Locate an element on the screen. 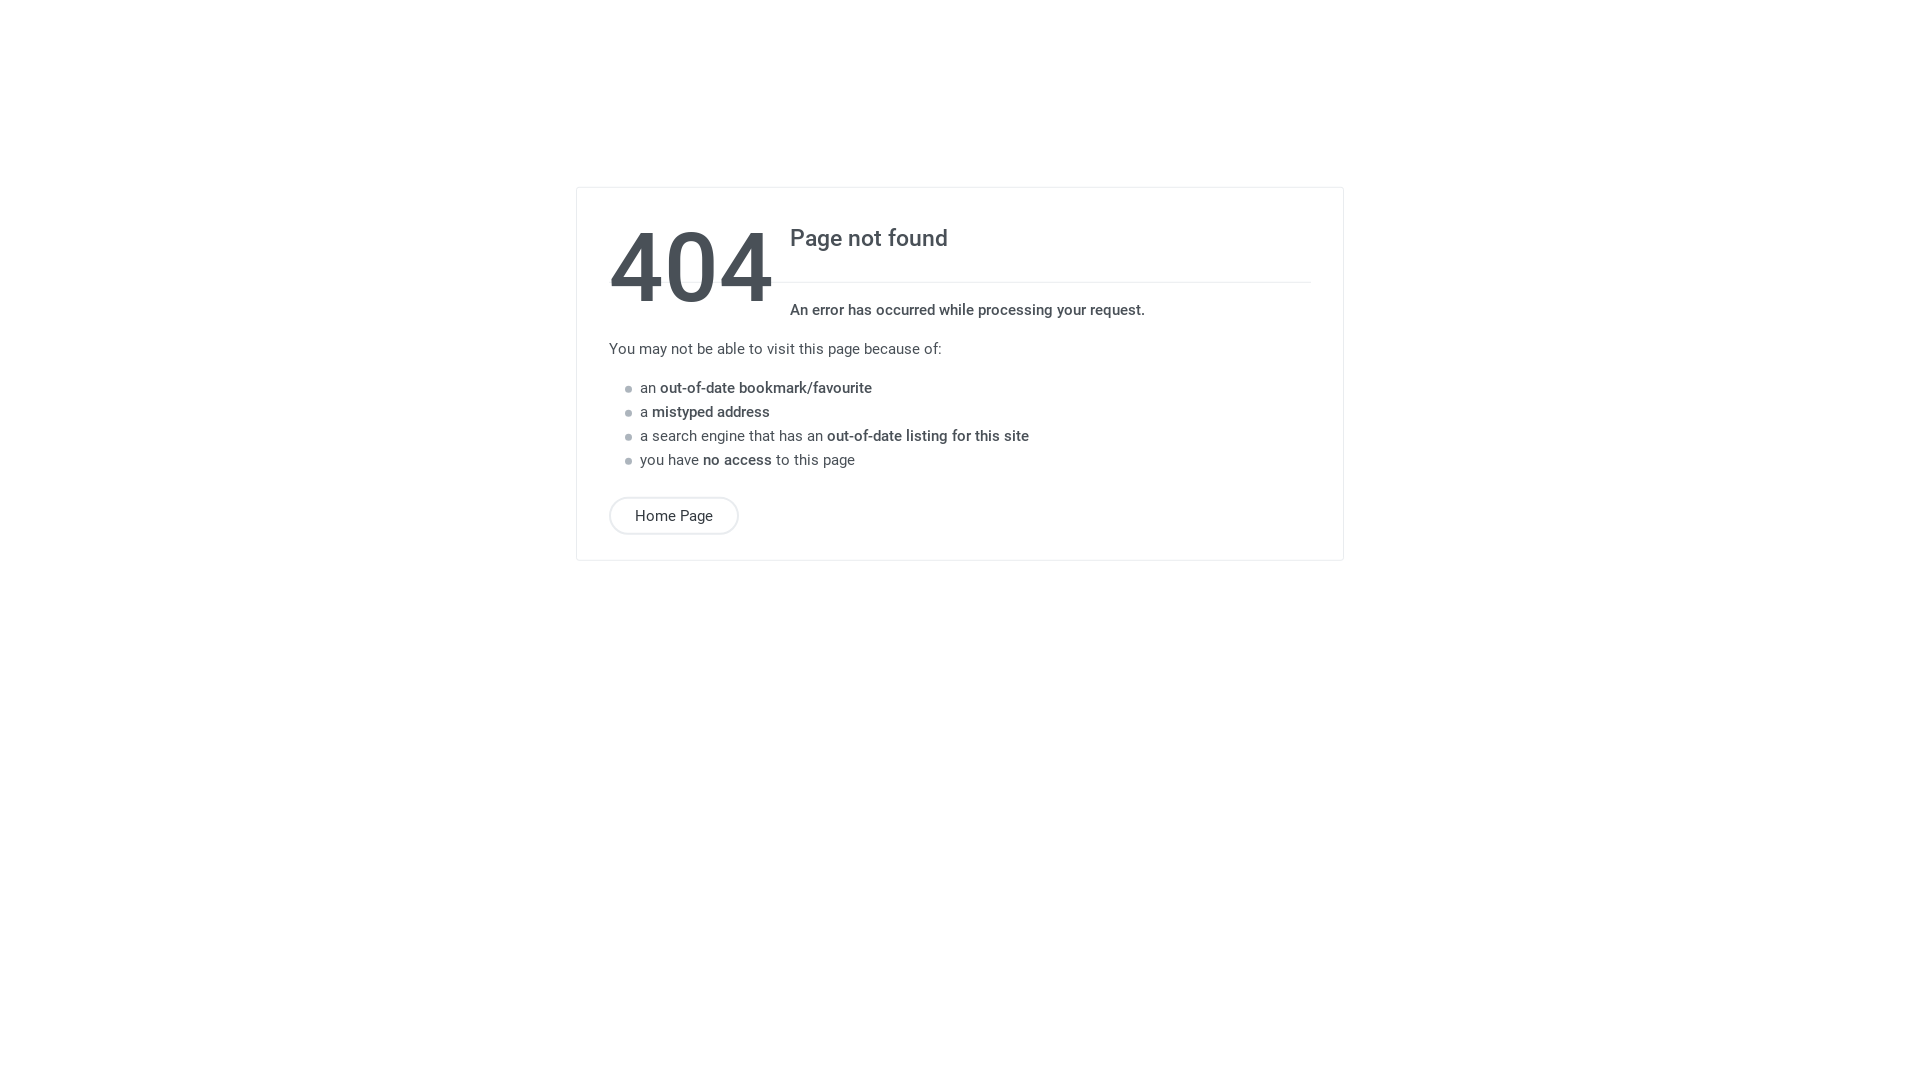 The width and height of the screenshot is (1920, 1080). 'Home Page' is located at coordinates (673, 514).